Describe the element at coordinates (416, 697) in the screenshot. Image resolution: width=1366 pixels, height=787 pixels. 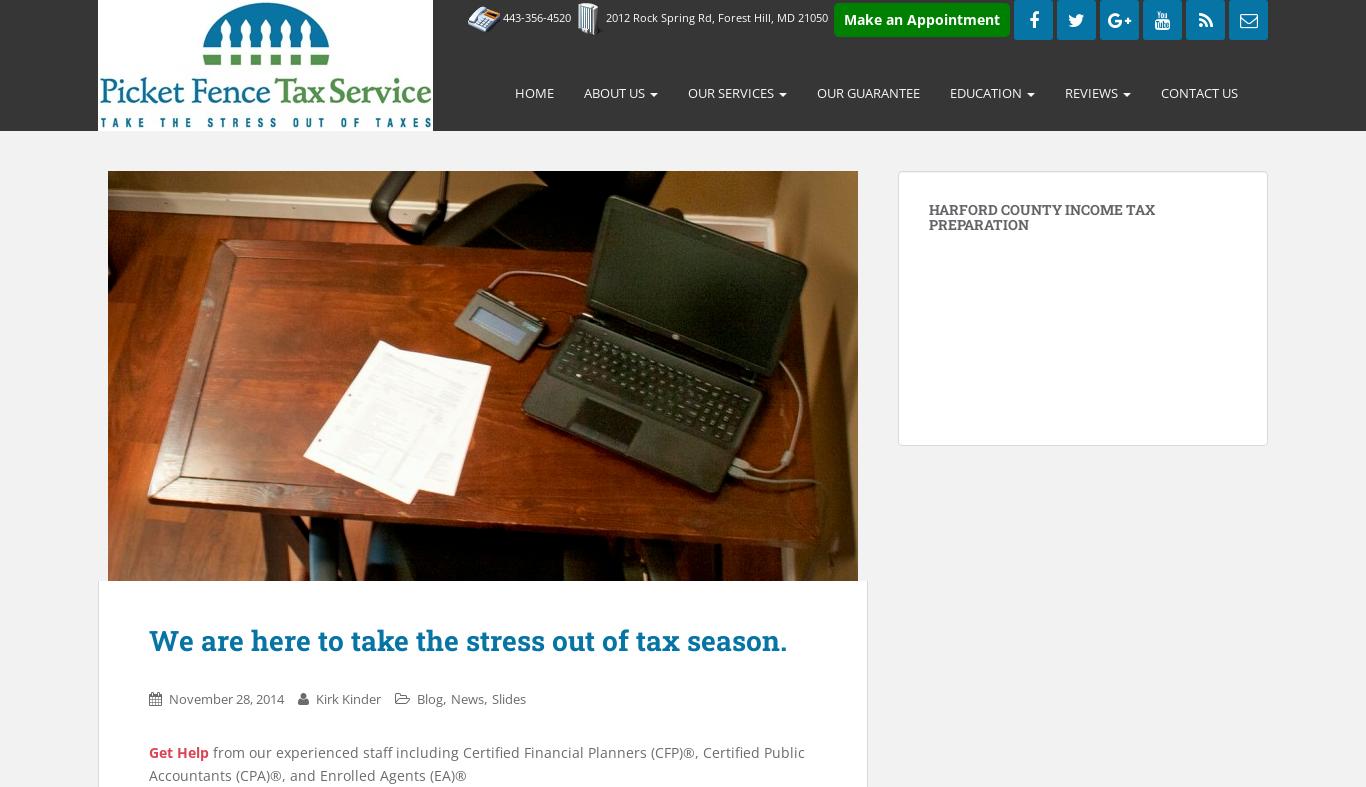
I see `'Blog'` at that location.